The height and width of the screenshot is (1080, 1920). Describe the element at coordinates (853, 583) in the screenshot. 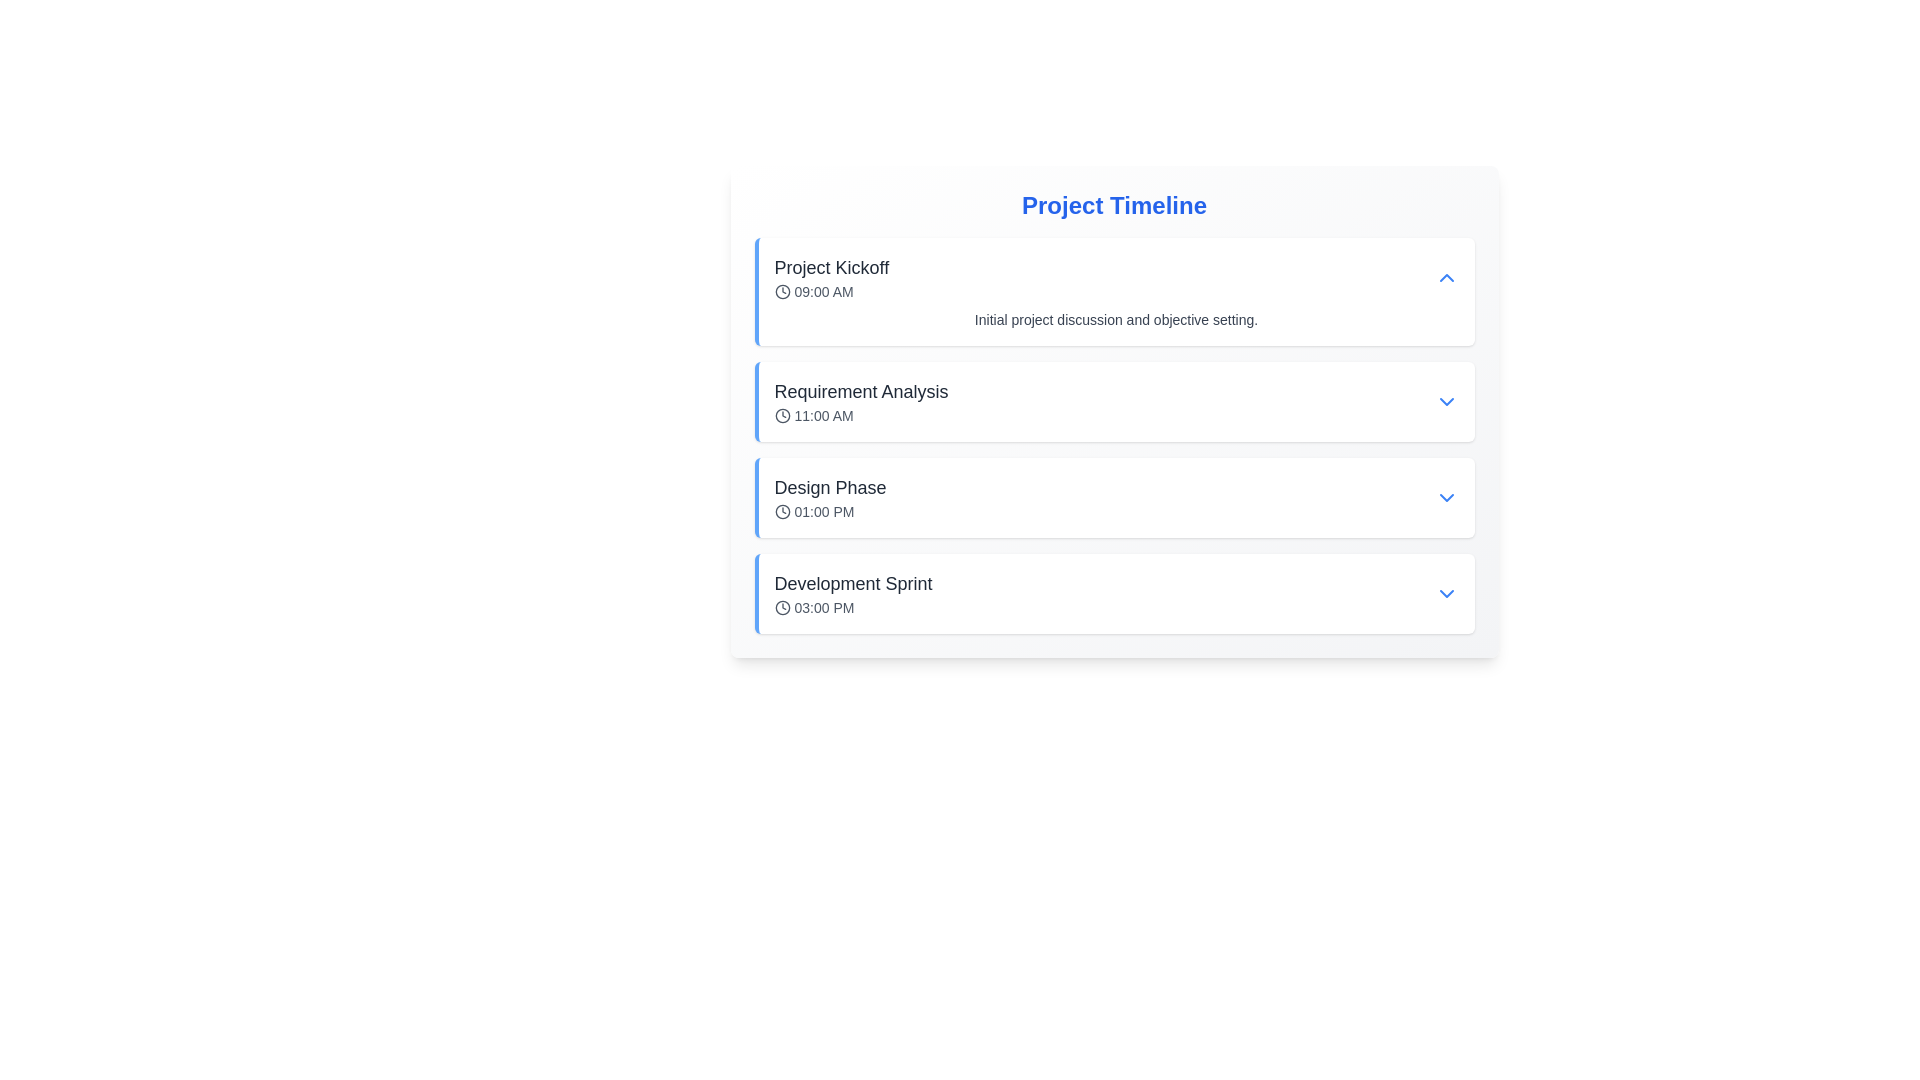

I see `text label displaying 'Development Sprint', which is prominently styled in dark gray and positioned above the time detail '03:00 PM' in the timeline section` at that location.